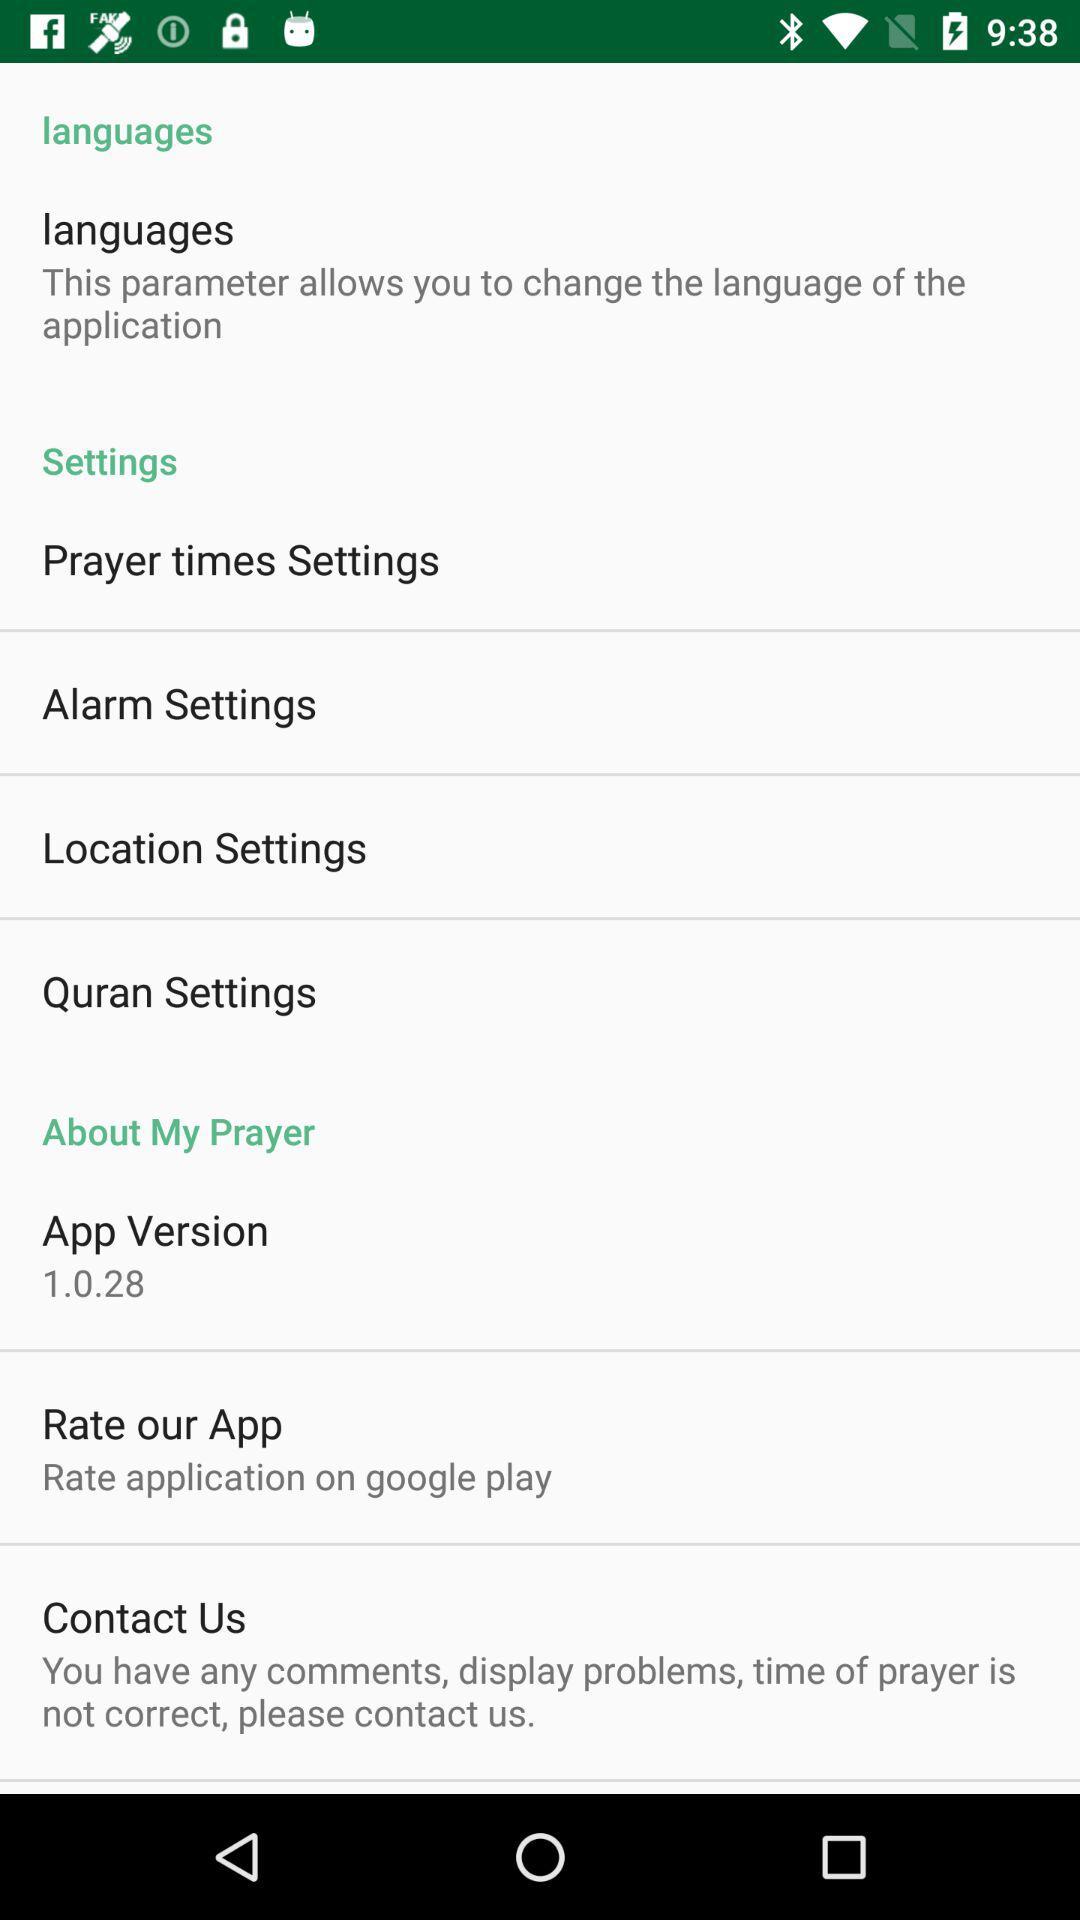 The image size is (1080, 1920). Describe the element at coordinates (154, 1228) in the screenshot. I see `item below about my prayer` at that location.